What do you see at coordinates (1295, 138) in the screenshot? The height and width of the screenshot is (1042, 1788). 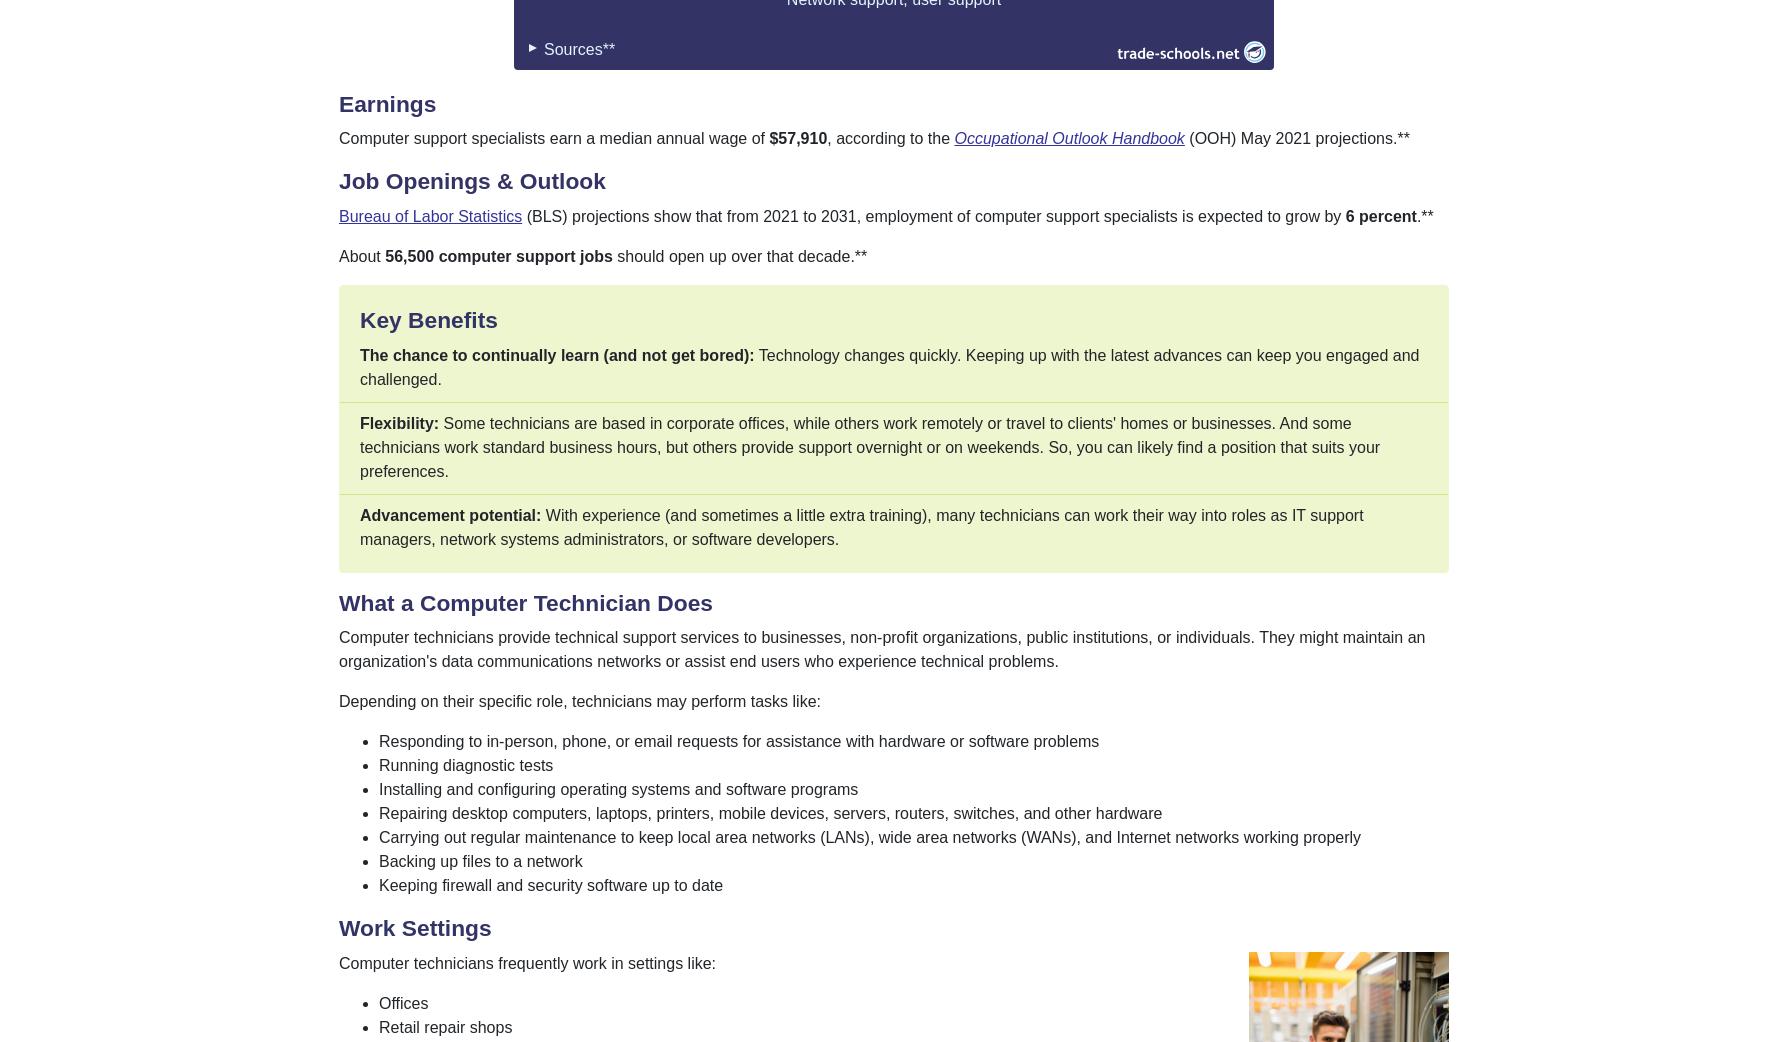 I see `'(OOH) May 2021 projections.**'` at bounding box center [1295, 138].